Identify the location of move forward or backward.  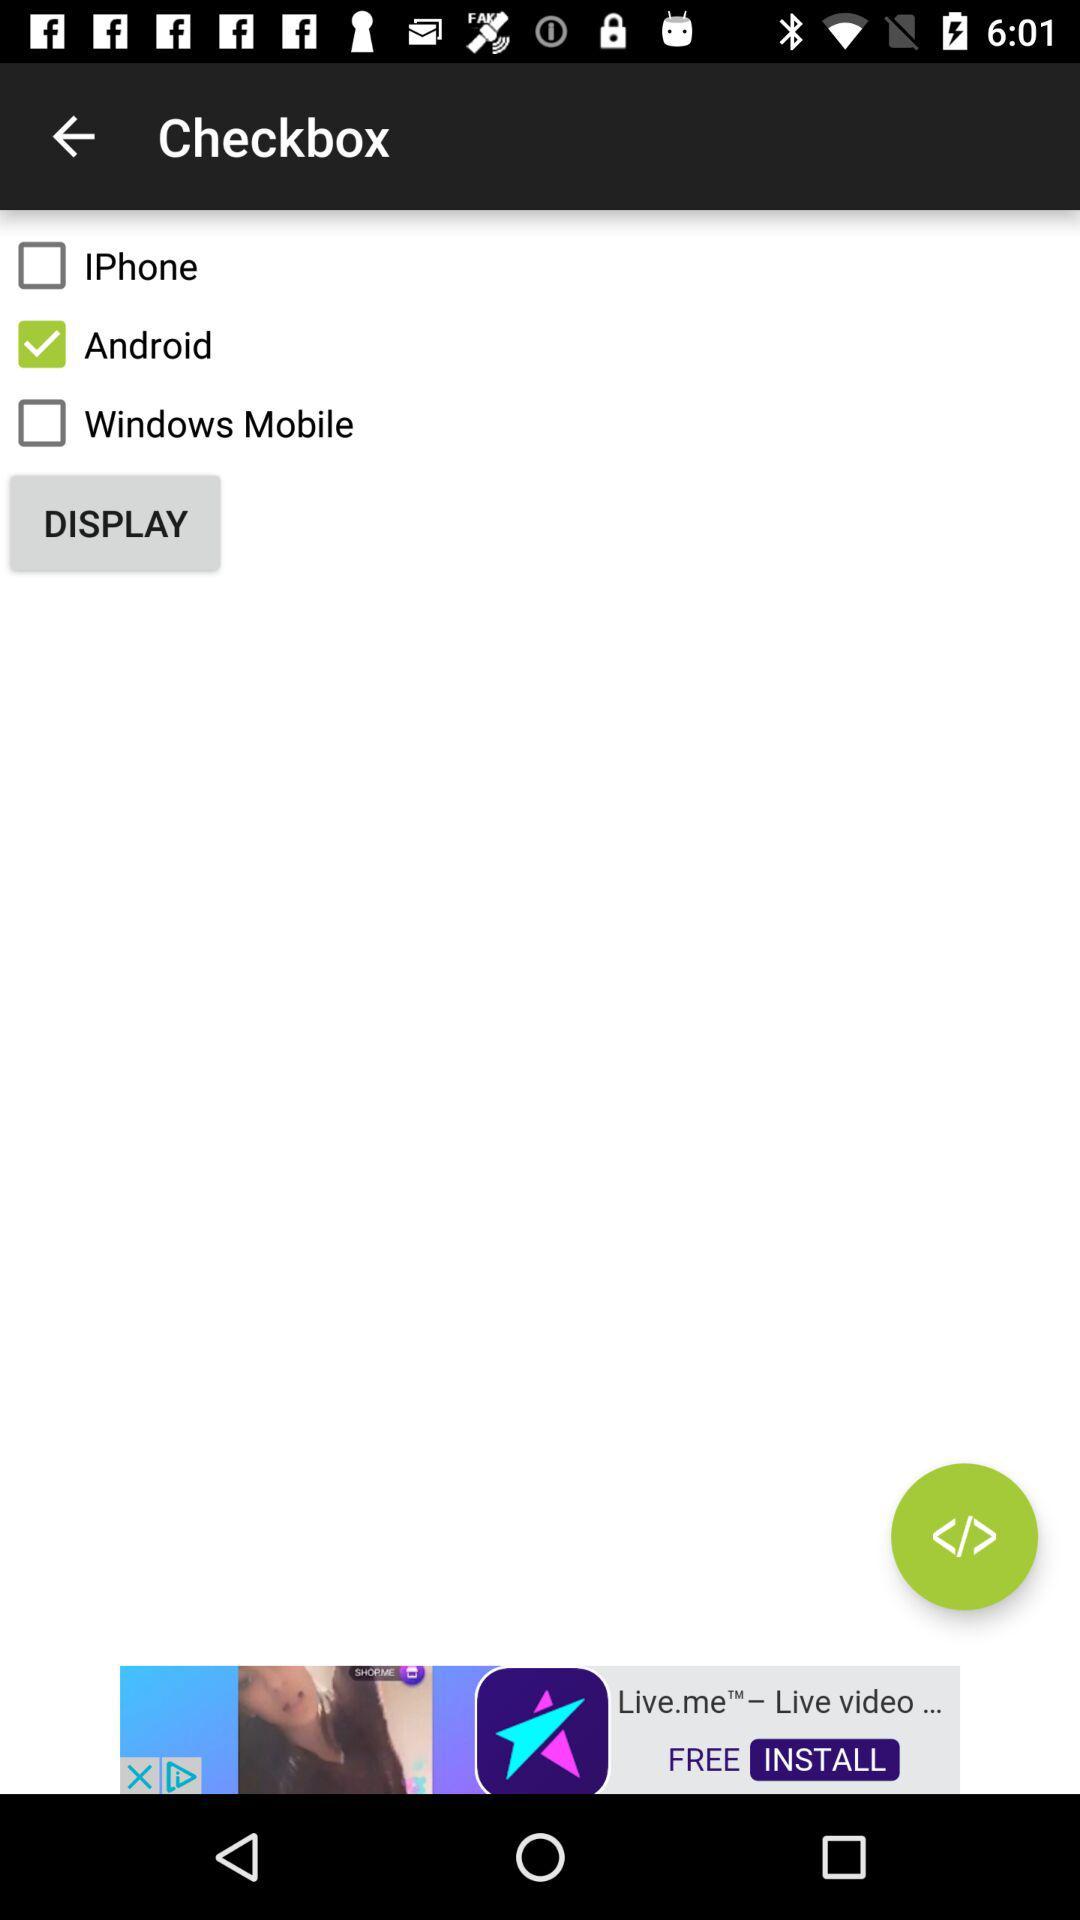
(963, 1535).